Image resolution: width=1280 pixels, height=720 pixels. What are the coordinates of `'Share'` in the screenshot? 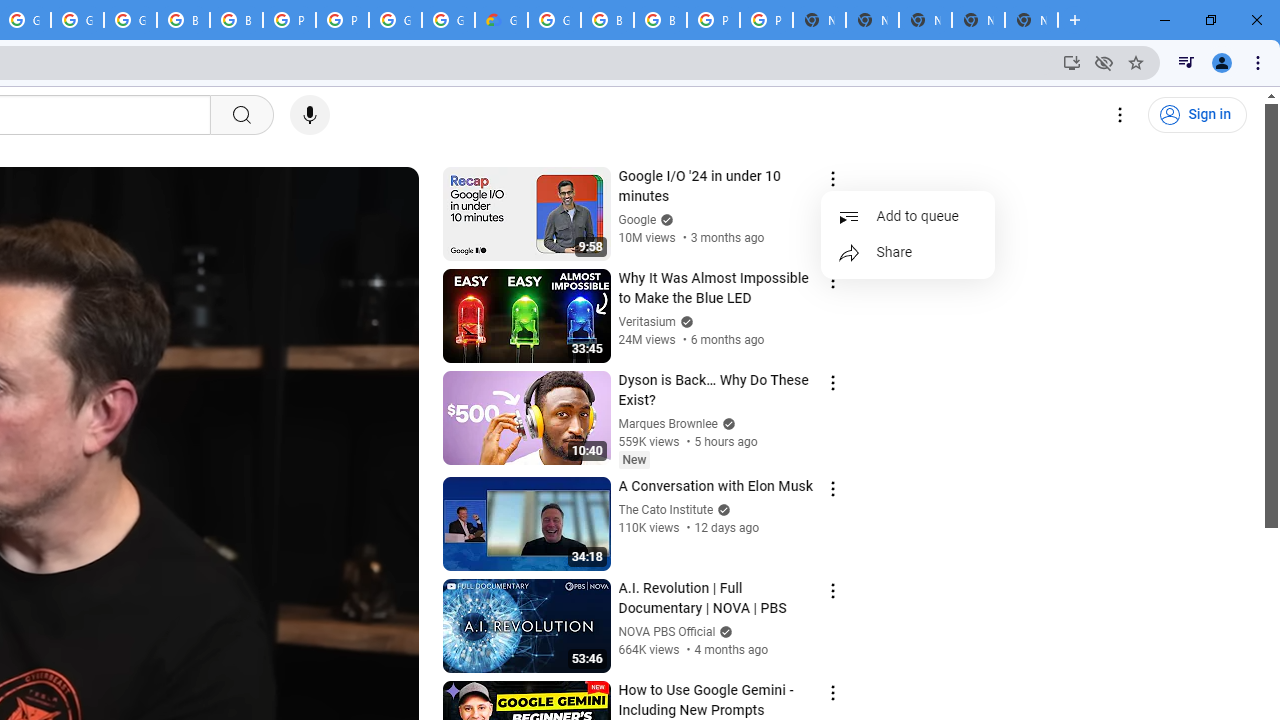 It's located at (907, 251).